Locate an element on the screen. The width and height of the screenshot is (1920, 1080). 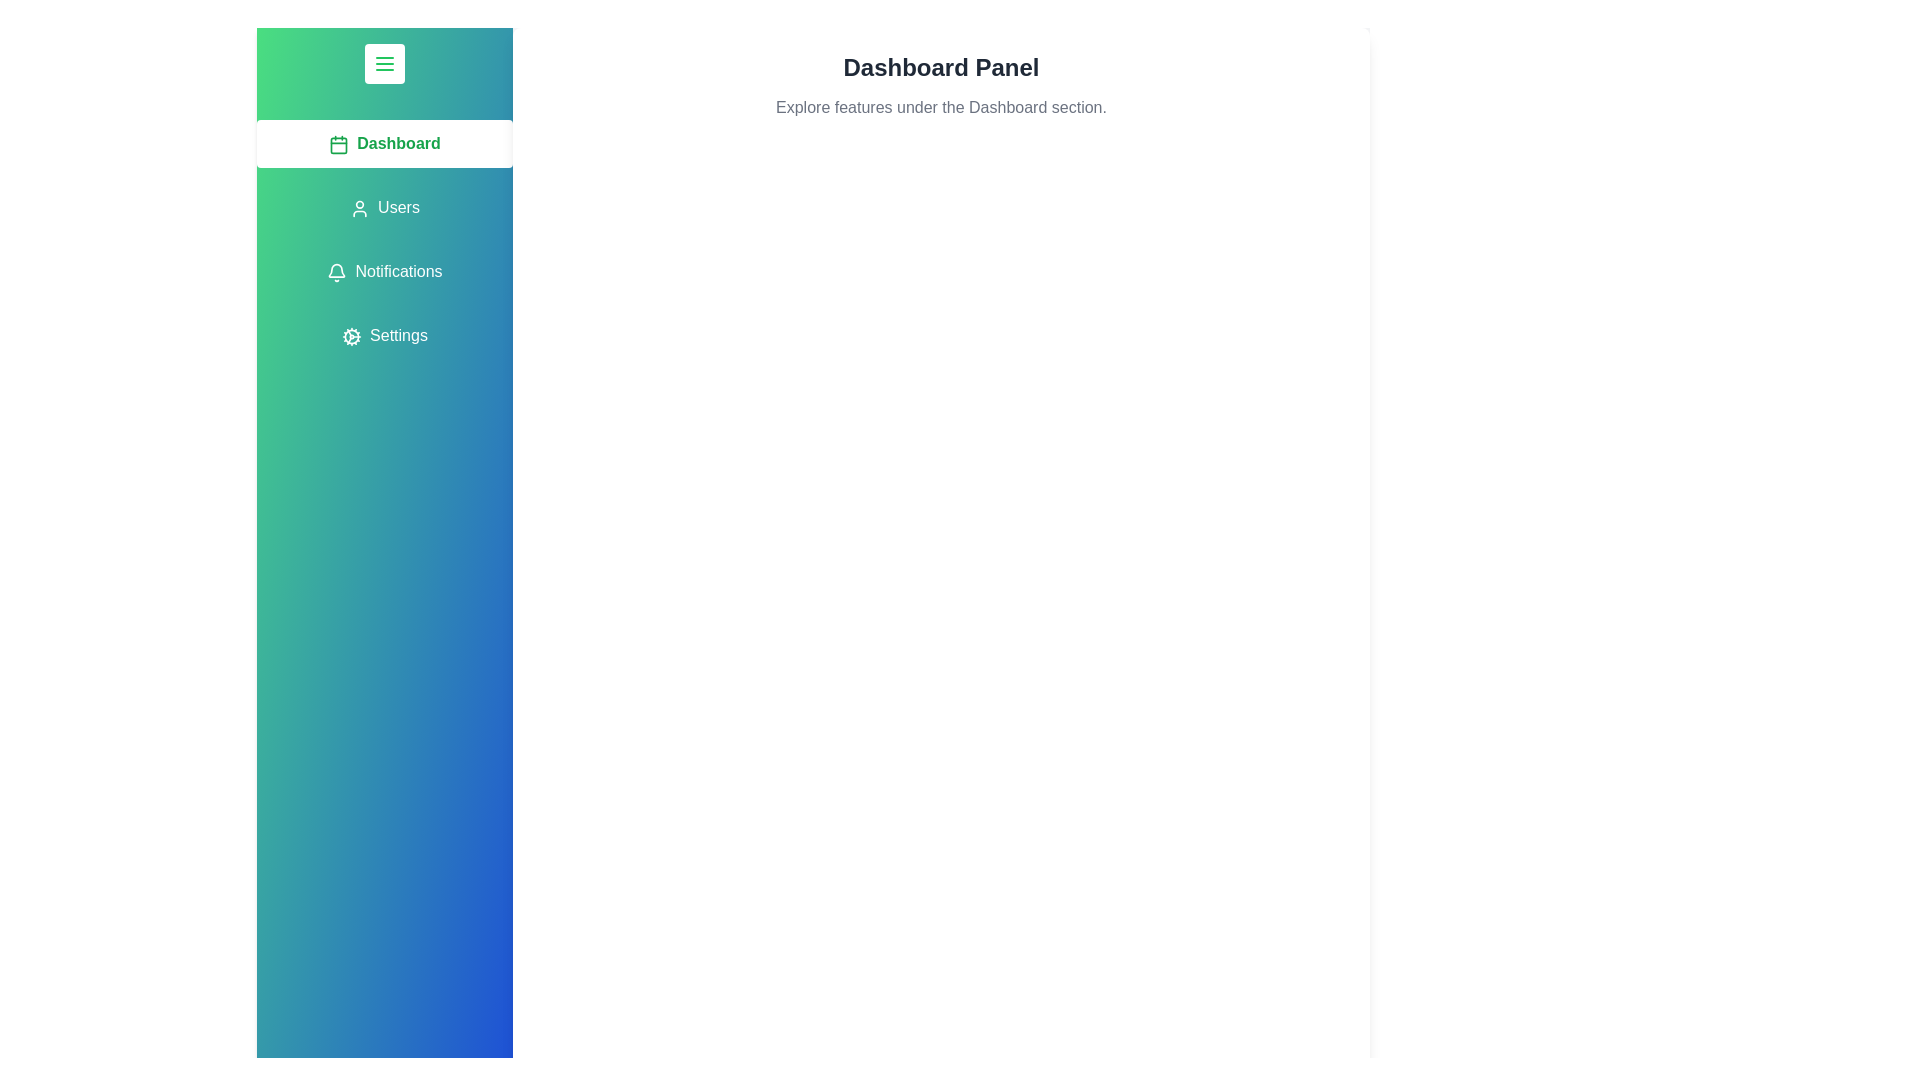
the tab labeled Users from the menu is located at coordinates (384, 208).